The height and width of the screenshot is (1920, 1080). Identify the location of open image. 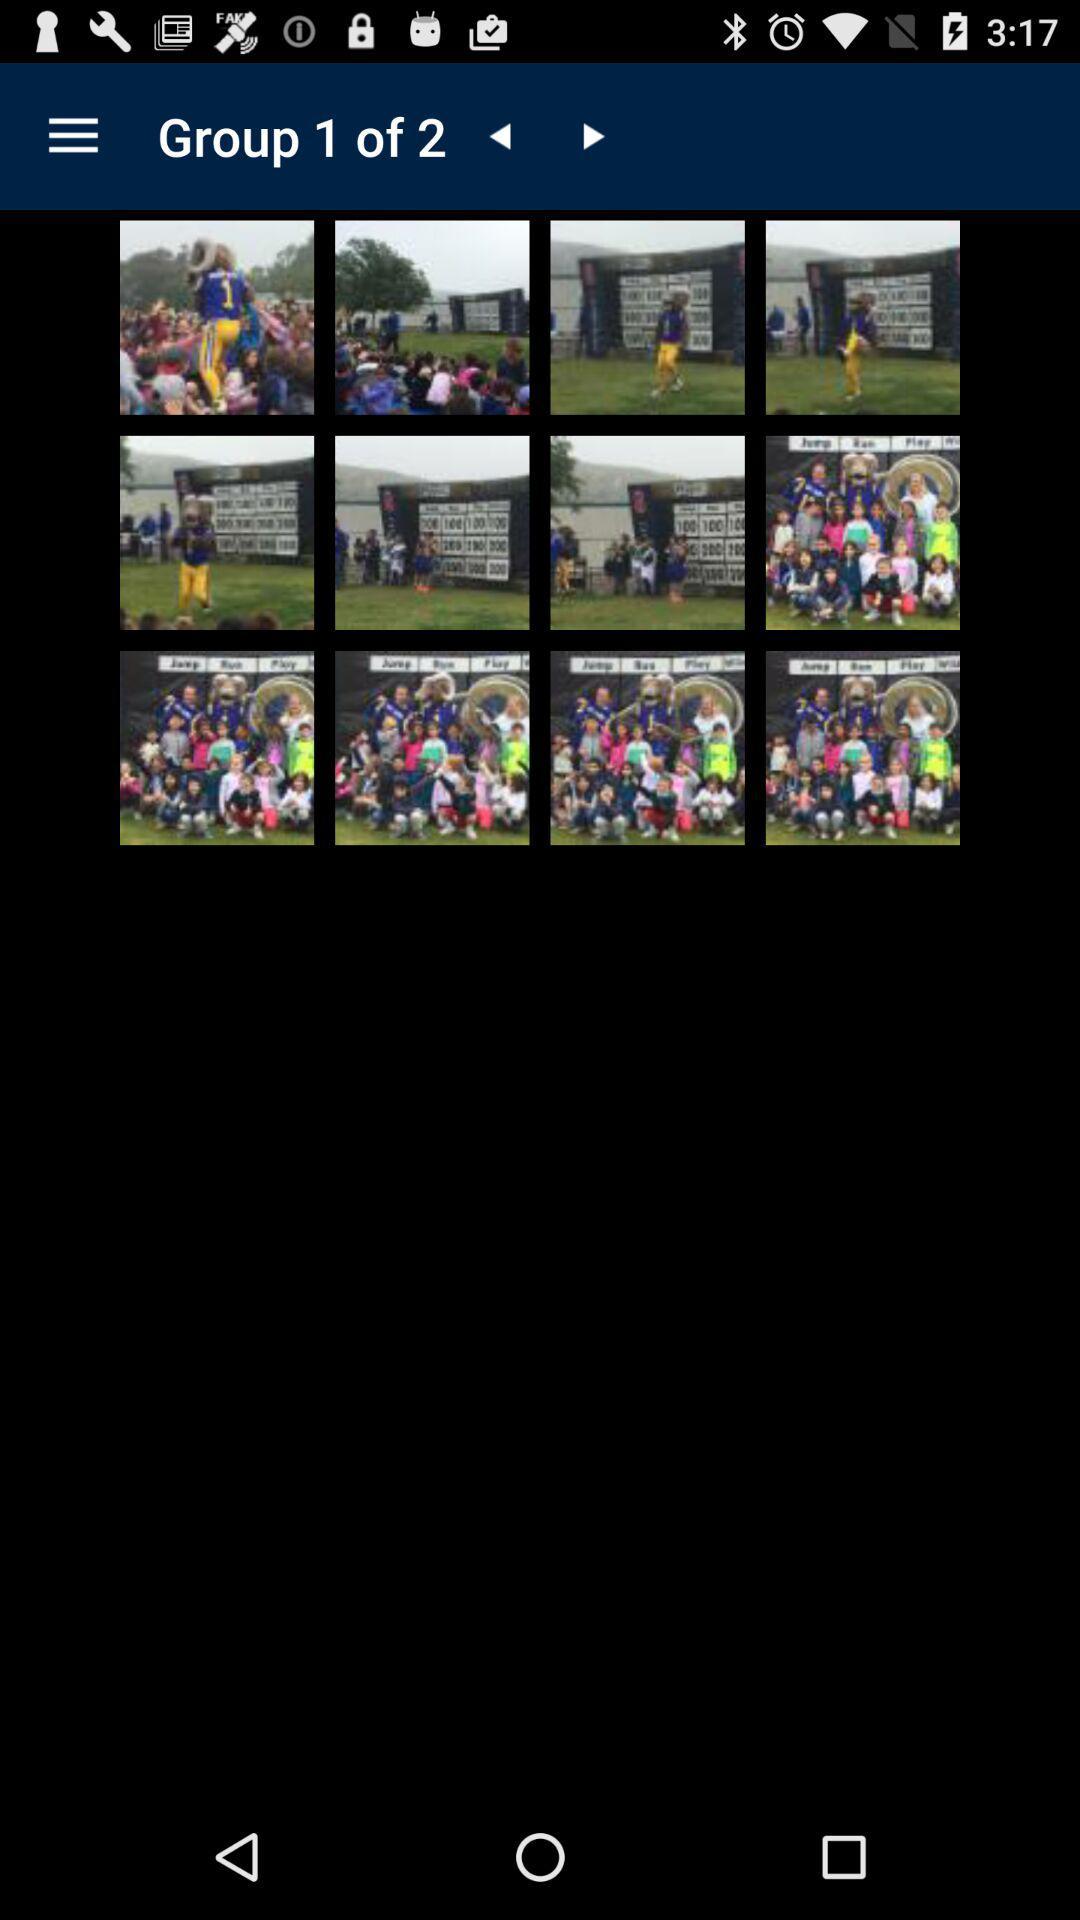
(431, 316).